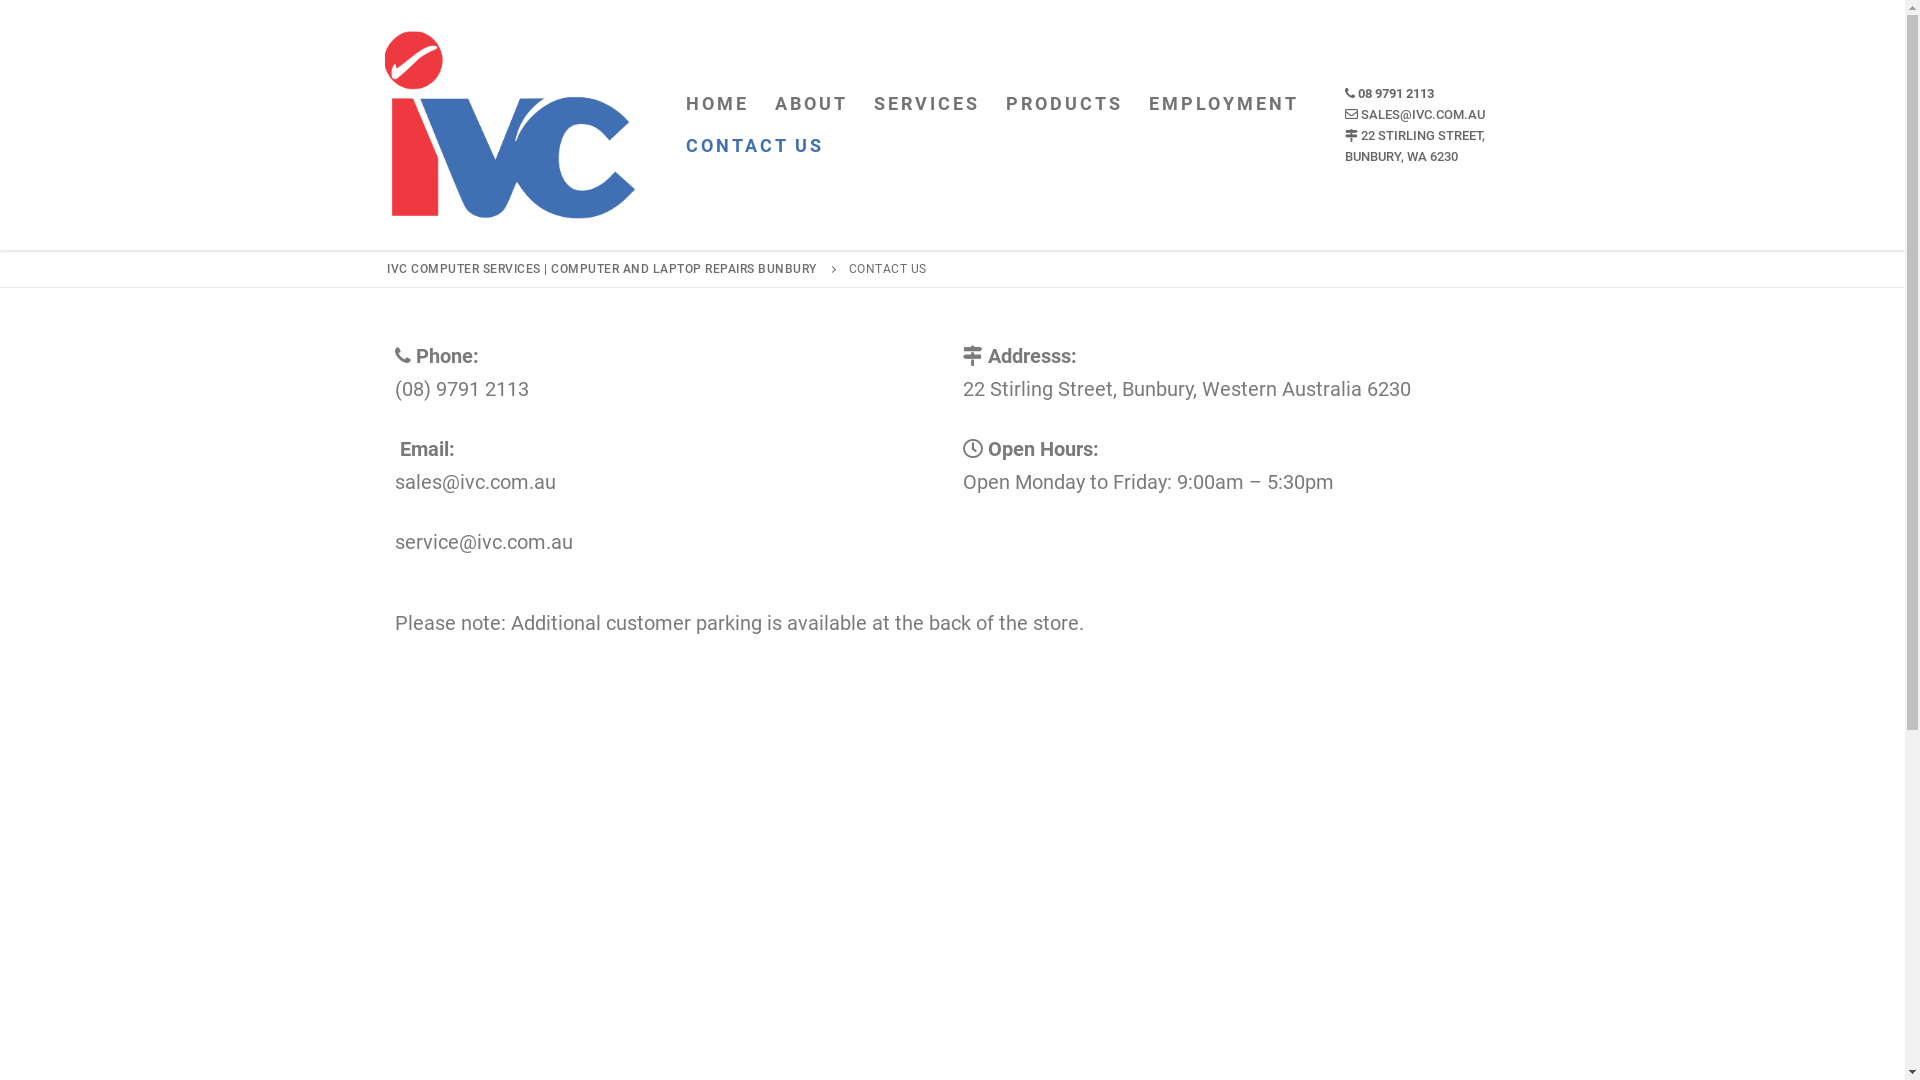  What do you see at coordinates (1223, 104) in the screenshot?
I see `'EMPLOYMENT'` at bounding box center [1223, 104].